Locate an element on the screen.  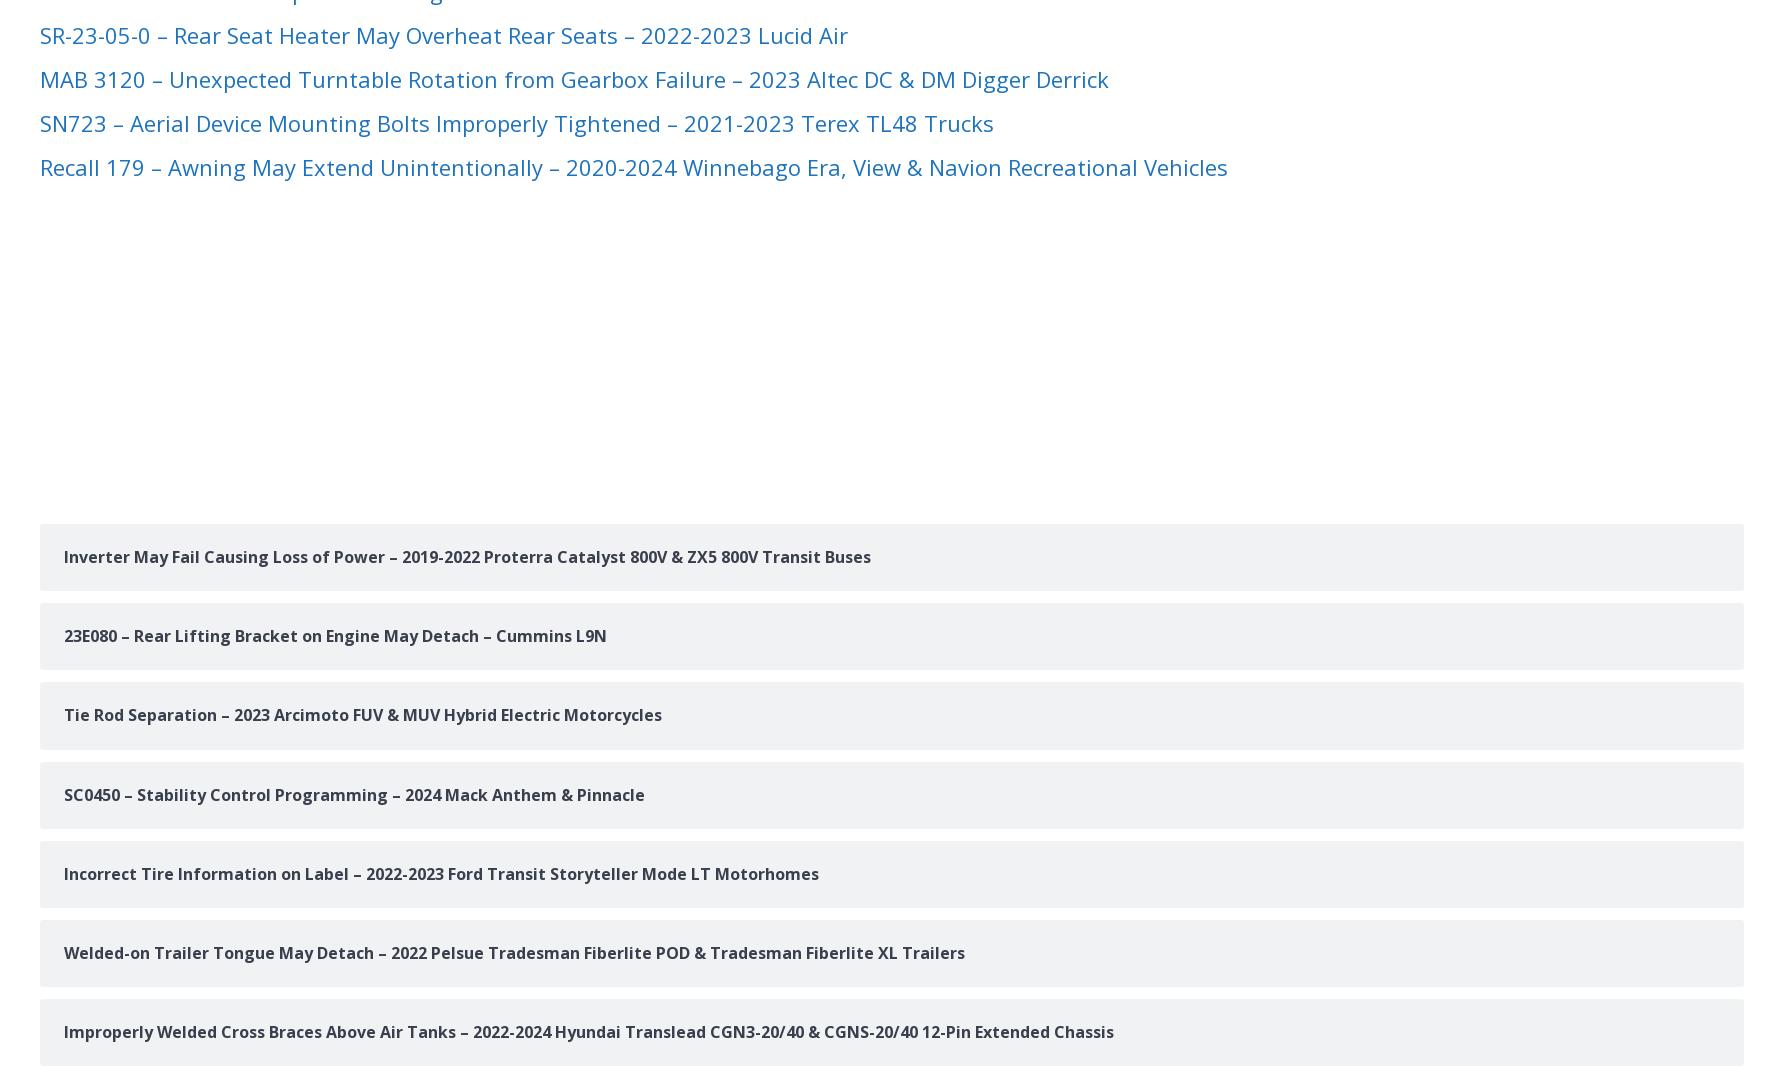
'SR-23-05-0 – Rear Seat Heater May Overheat Rear Seats – 2022-2023 Lucid Air' is located at coordinates (443, 33).